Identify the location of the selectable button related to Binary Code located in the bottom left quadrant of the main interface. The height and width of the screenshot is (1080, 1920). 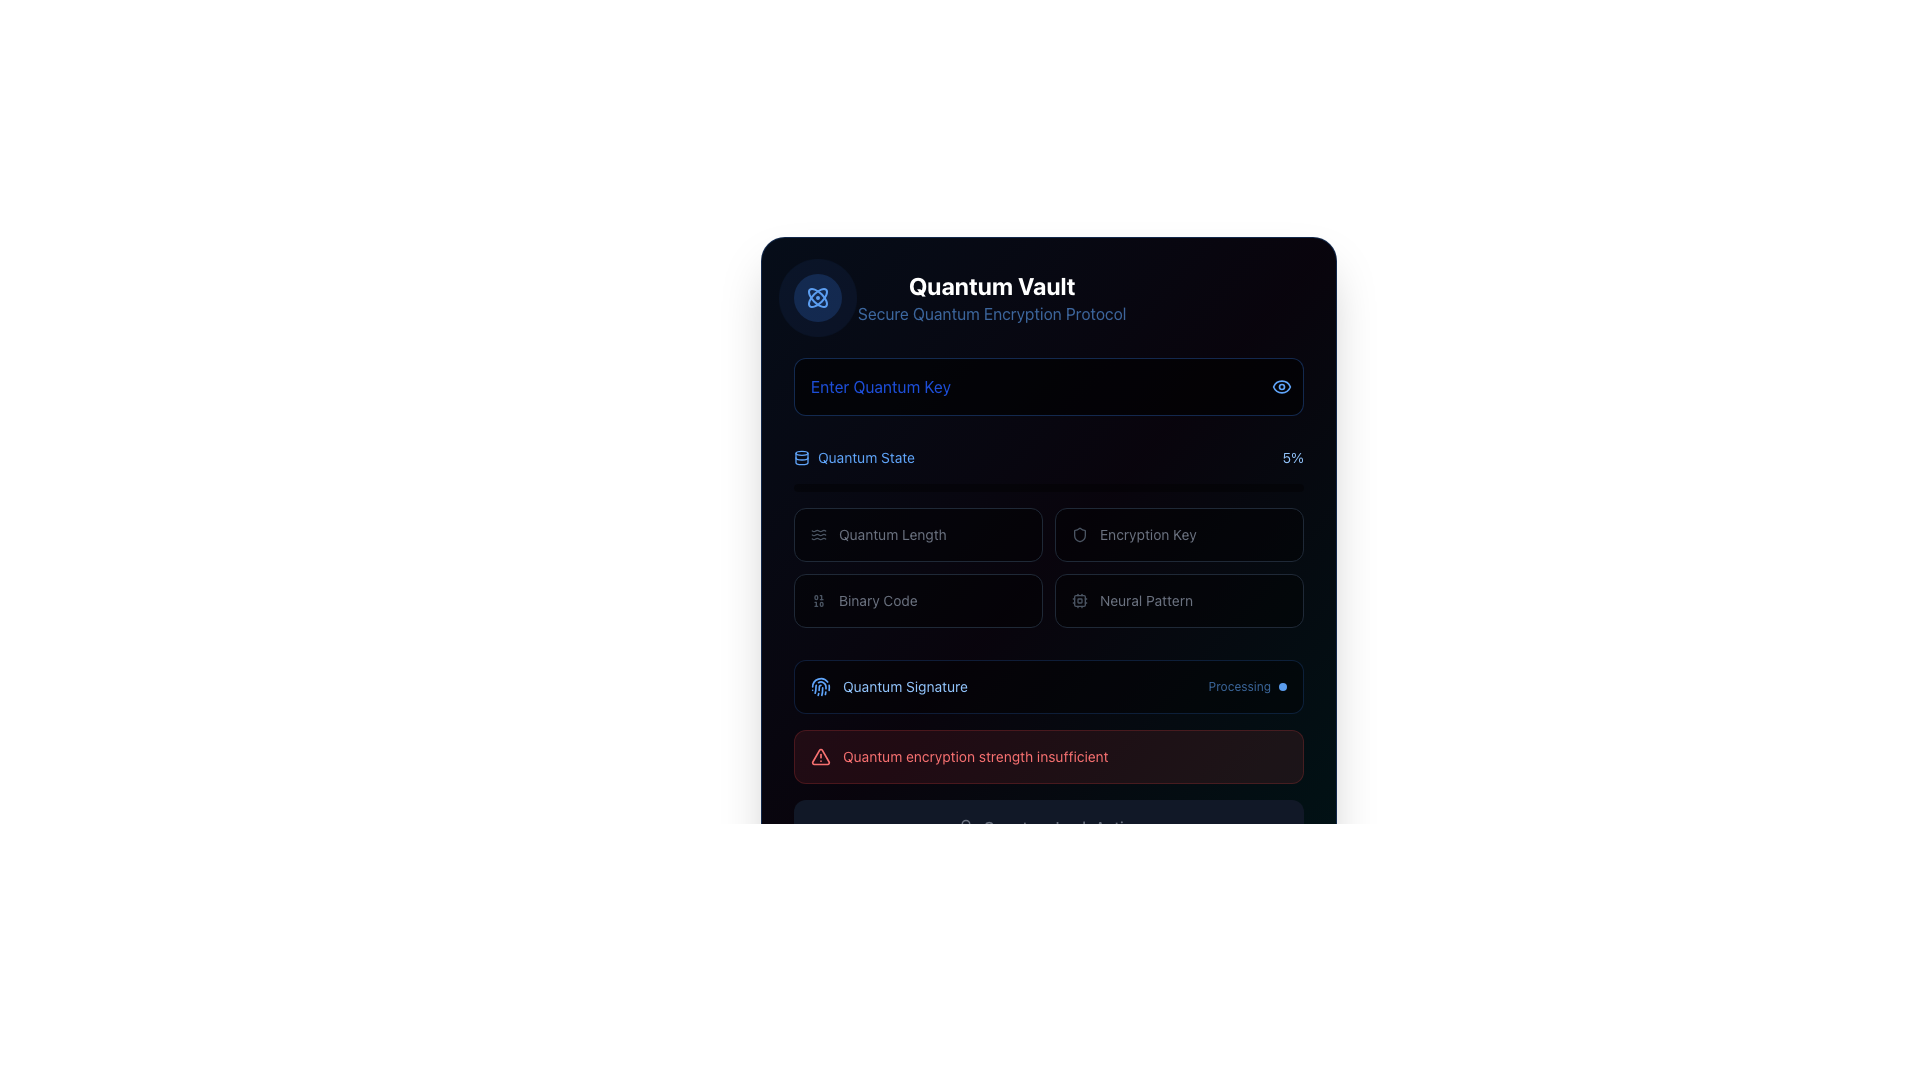
(878, 600).